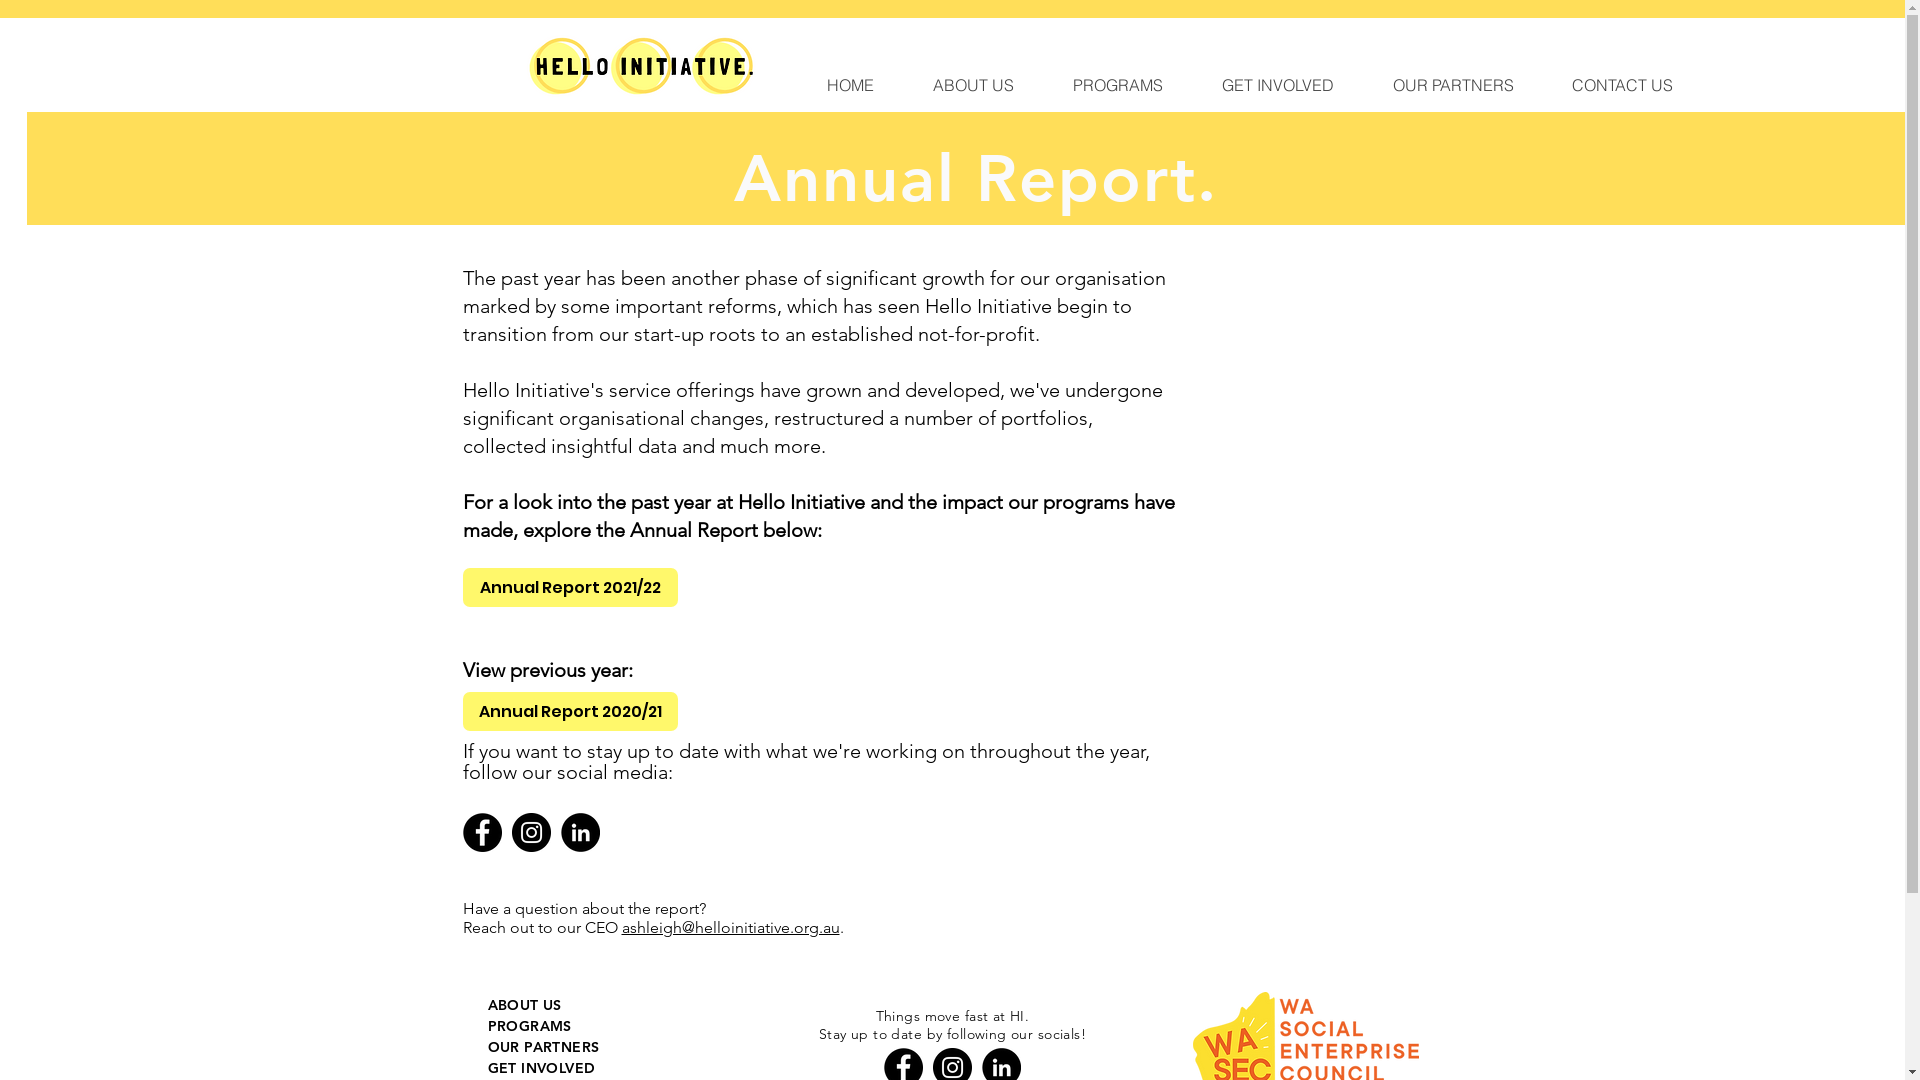 The image size is (1920, 1080). What do you see at coordinates (542, 1067) in the screenshot?
I see `'GET INVOLVED'` at bounding box center [542, 1067].